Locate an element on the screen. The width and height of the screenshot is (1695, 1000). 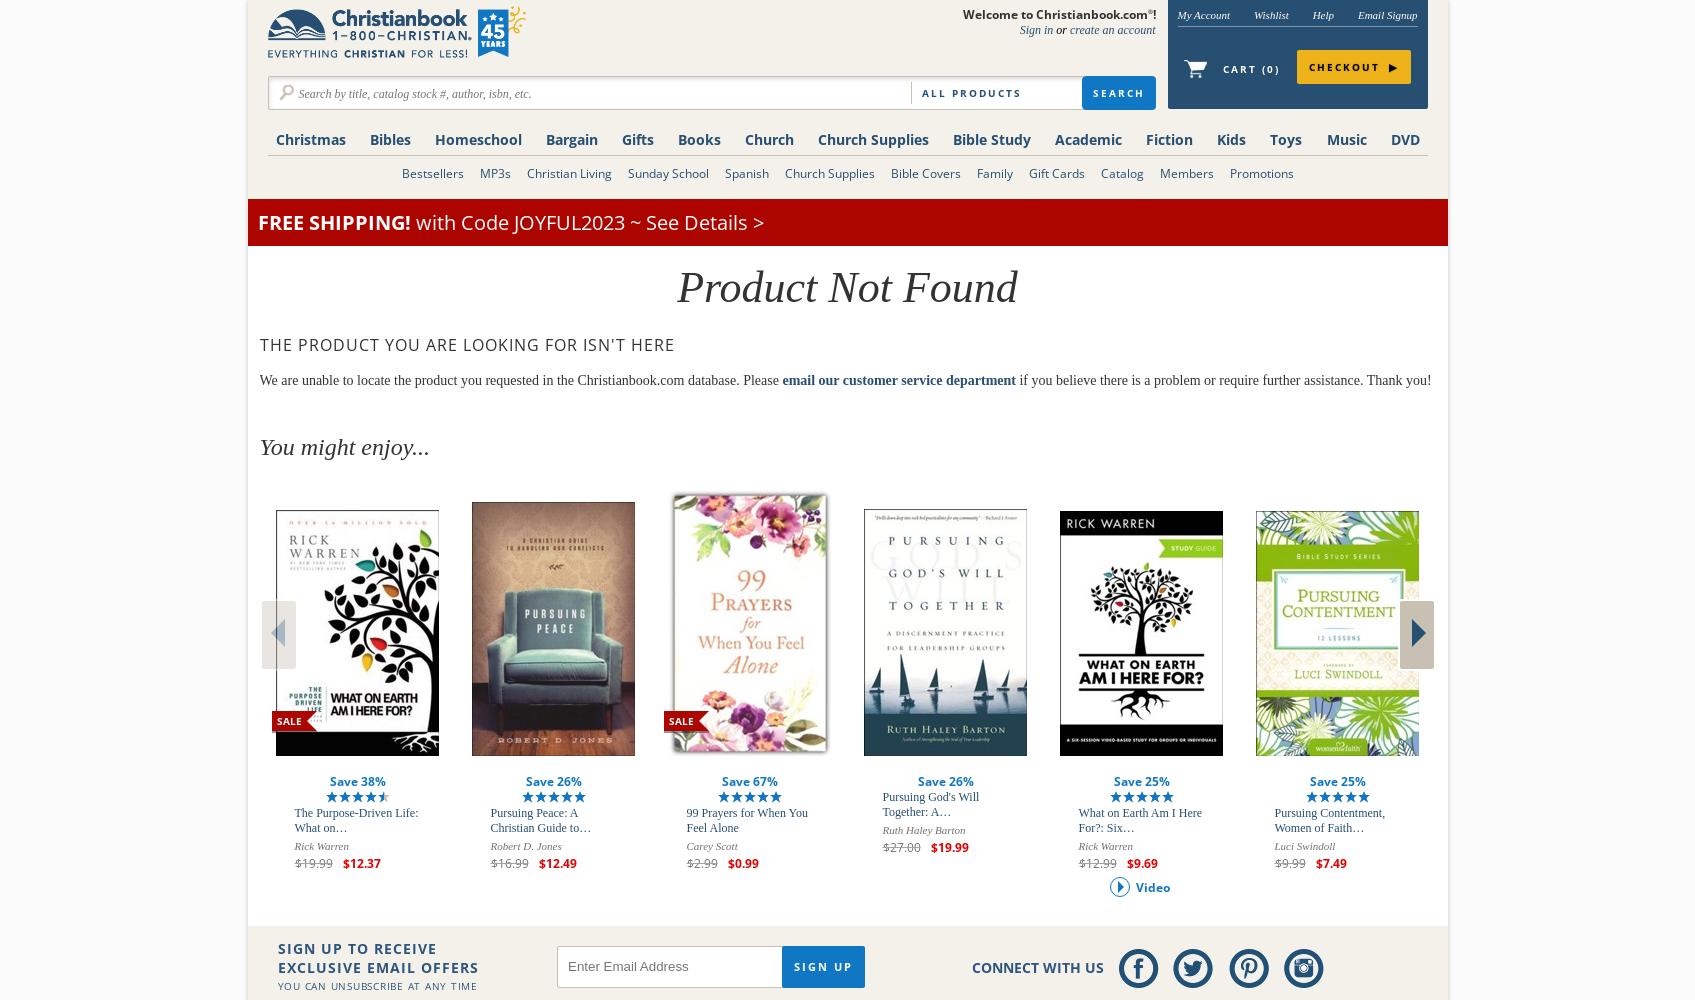
'$27.00' is located at coordinates (881, 846).